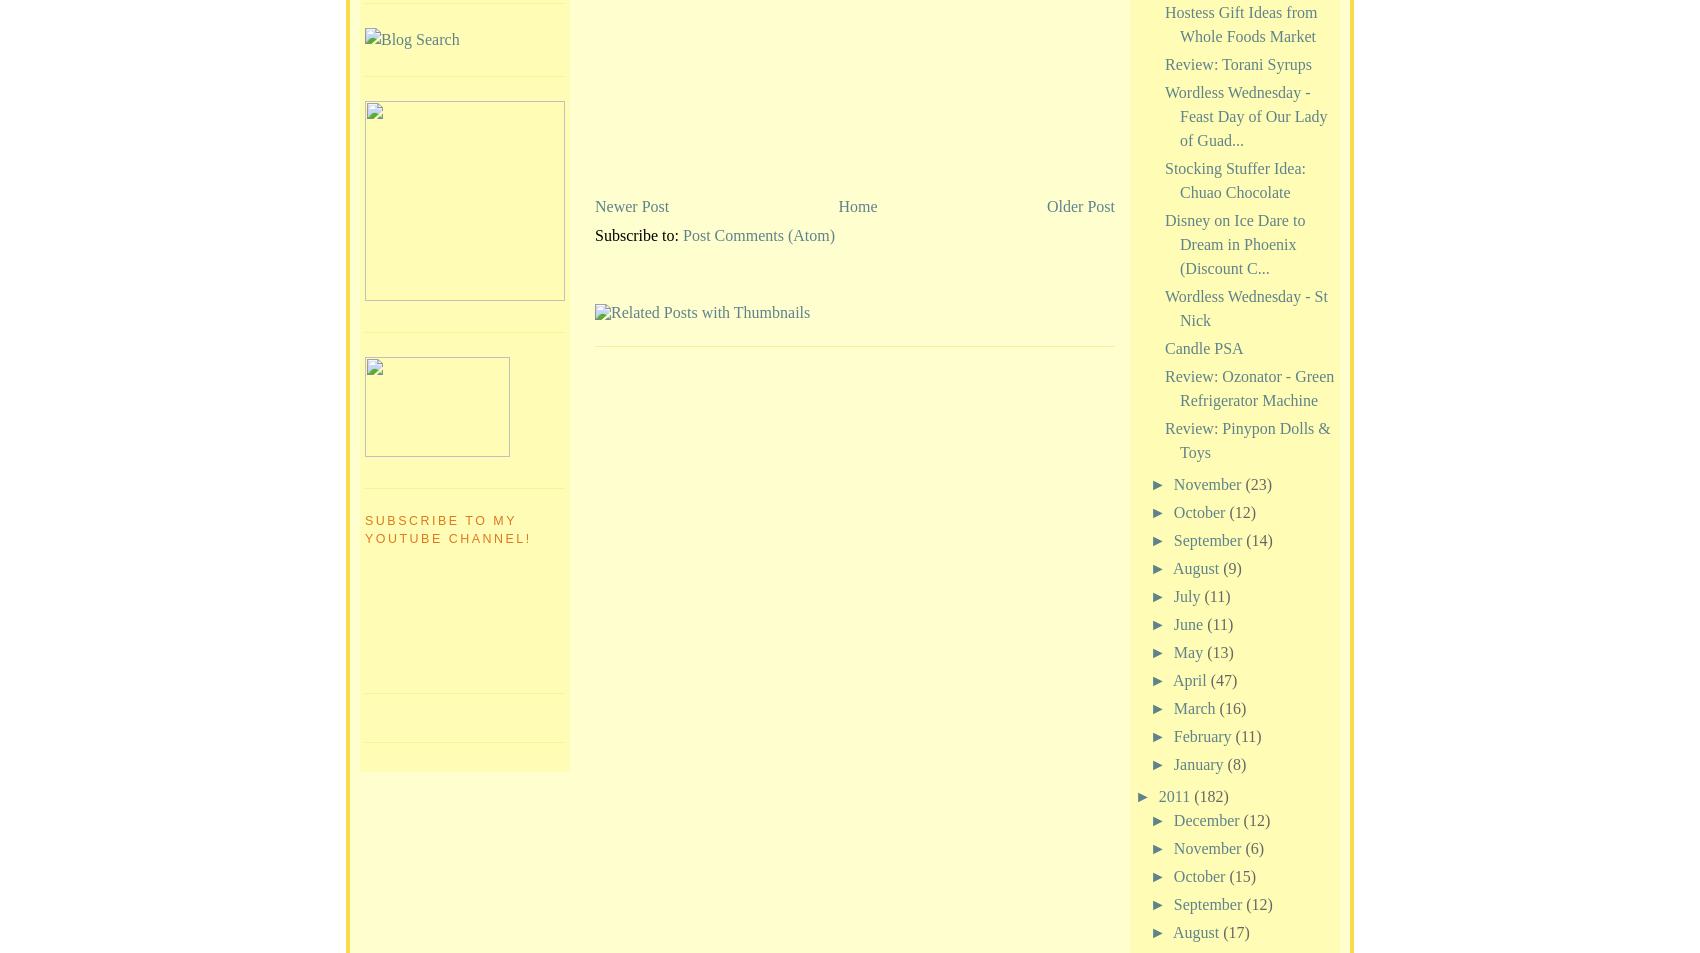 The image size is (1700, 953). I want to click on 'Subscribe to:', so click(639, 233).